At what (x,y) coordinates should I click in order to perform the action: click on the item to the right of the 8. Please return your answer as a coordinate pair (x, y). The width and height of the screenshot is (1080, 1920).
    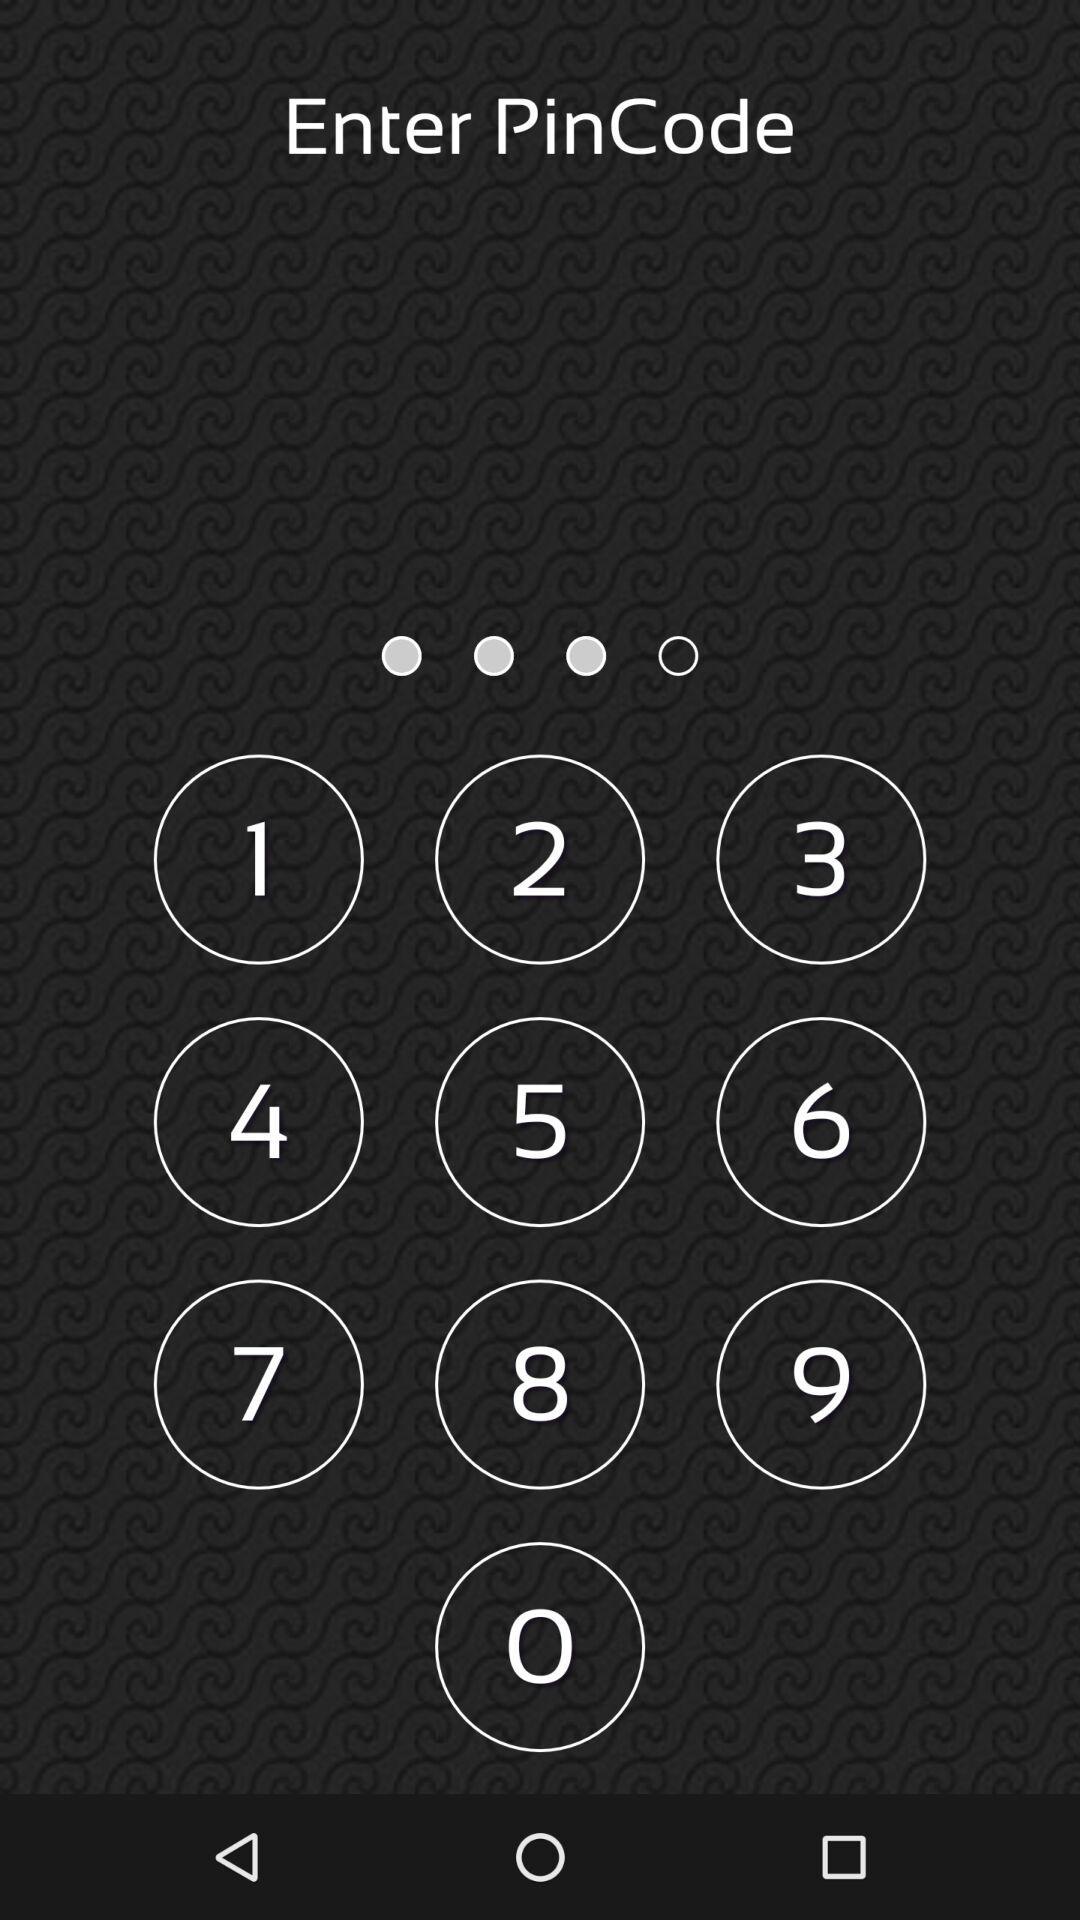
    Looking at the image, I should click on (821, 1383).